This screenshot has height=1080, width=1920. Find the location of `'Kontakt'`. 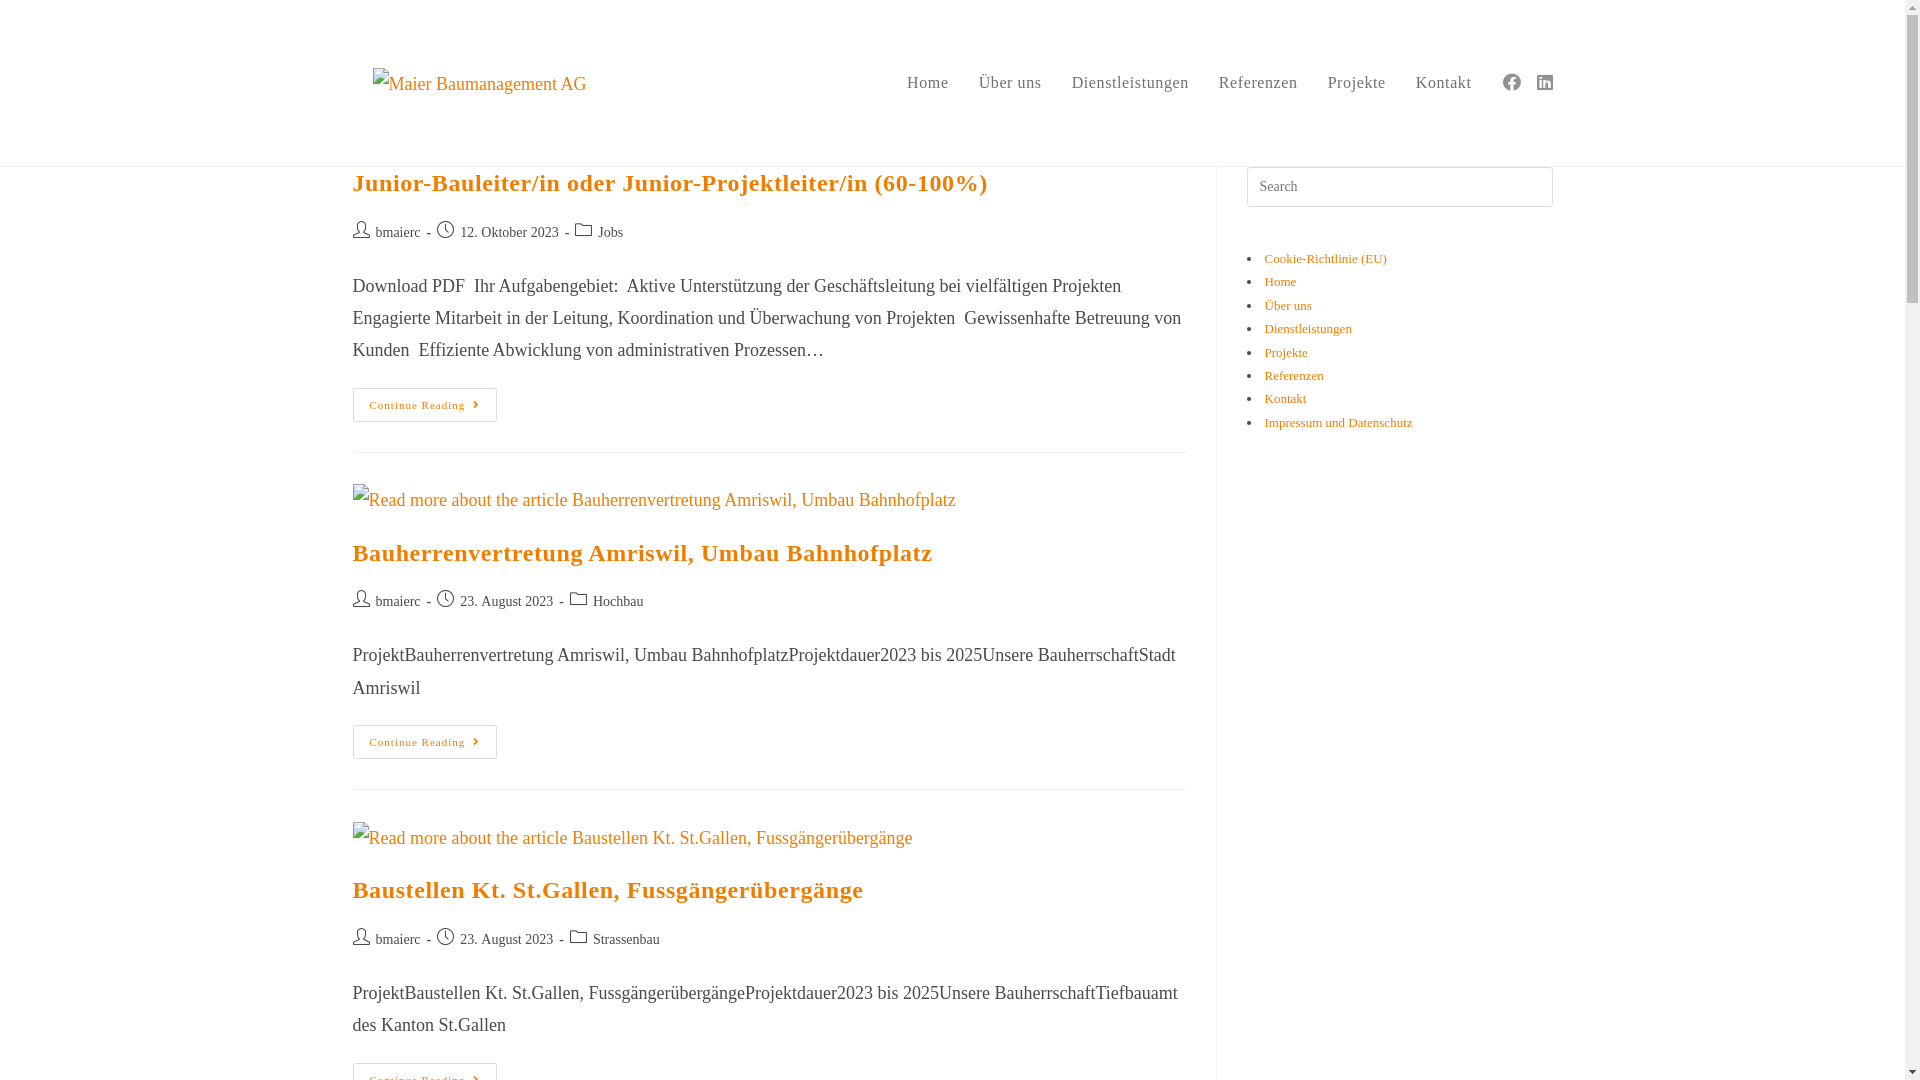

'Kontakt' is located at coordinates (1444, 82).